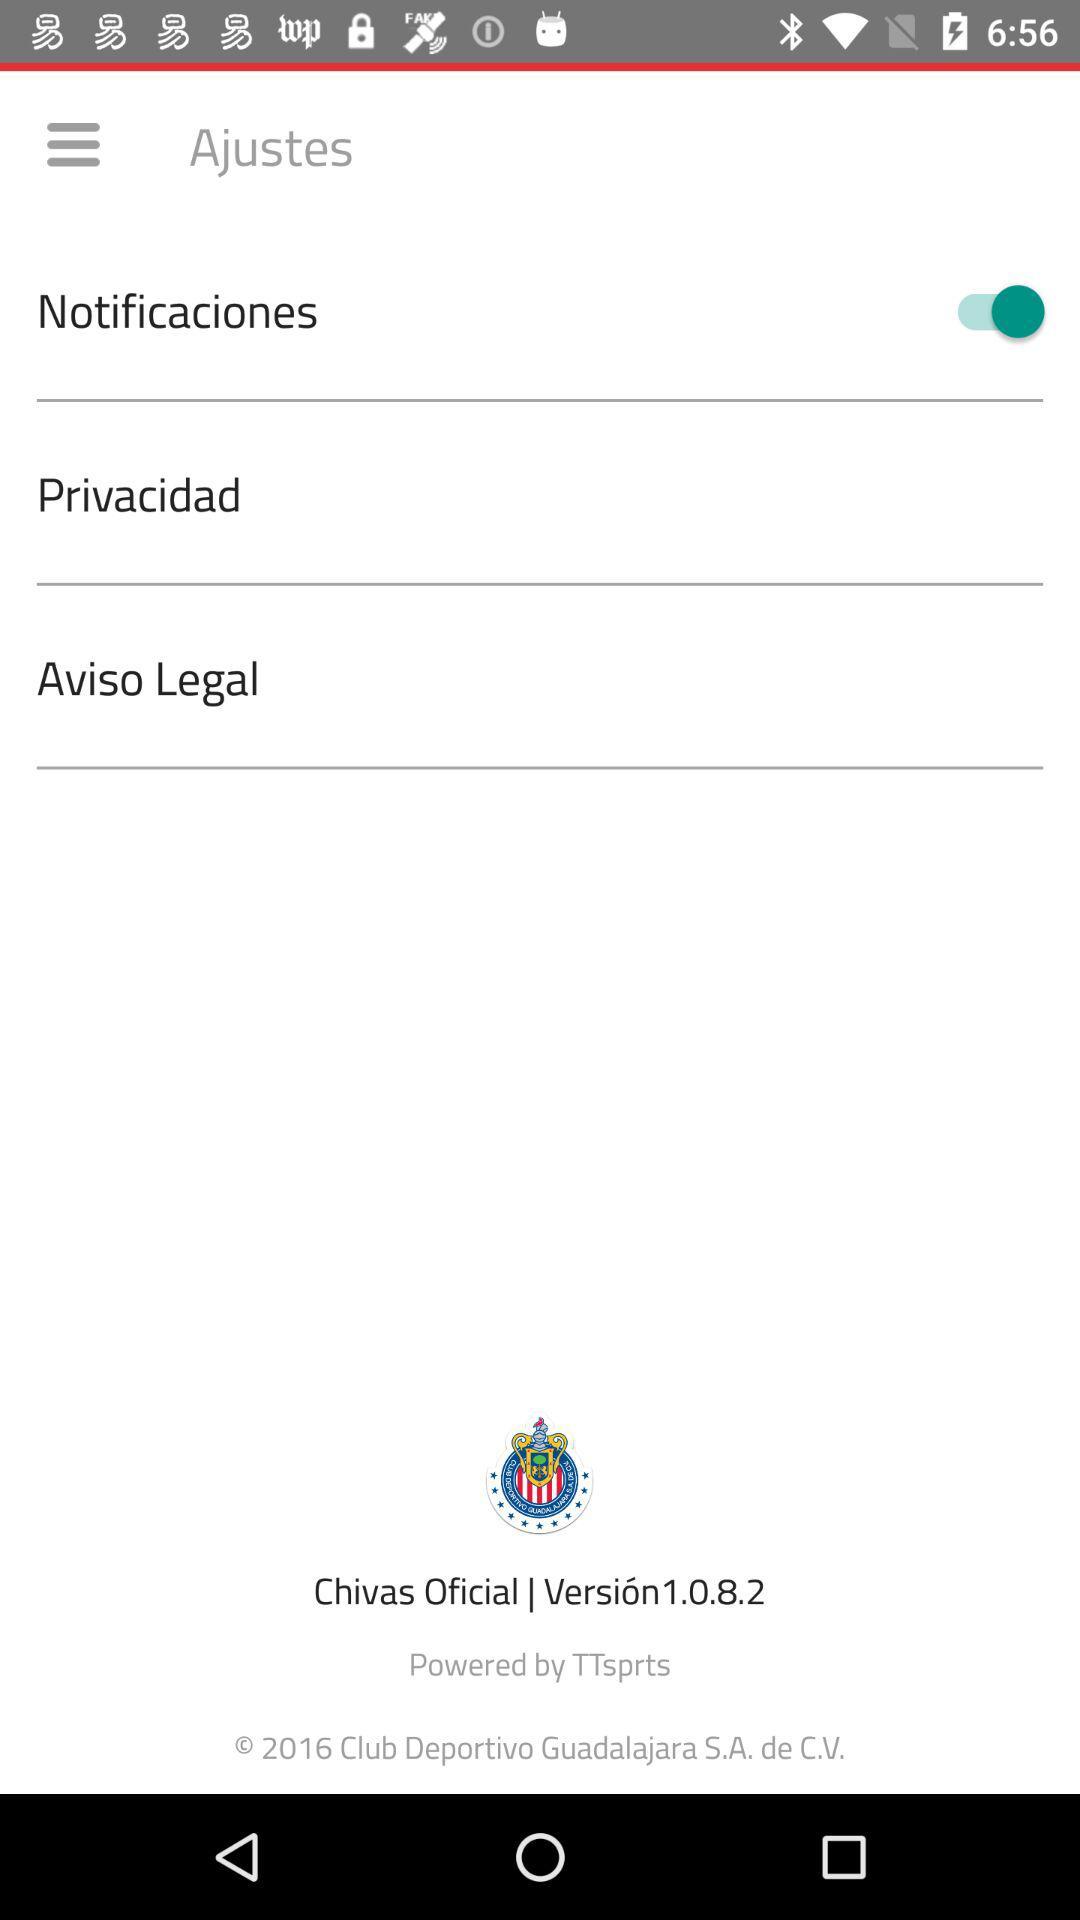 Image resolution: width=1080 pixels, height=1920 pixels. What do you see at coordinates (72, 143) in the screenshot?
I see `the item next to ajustes item` at bounding box center [72, 143].